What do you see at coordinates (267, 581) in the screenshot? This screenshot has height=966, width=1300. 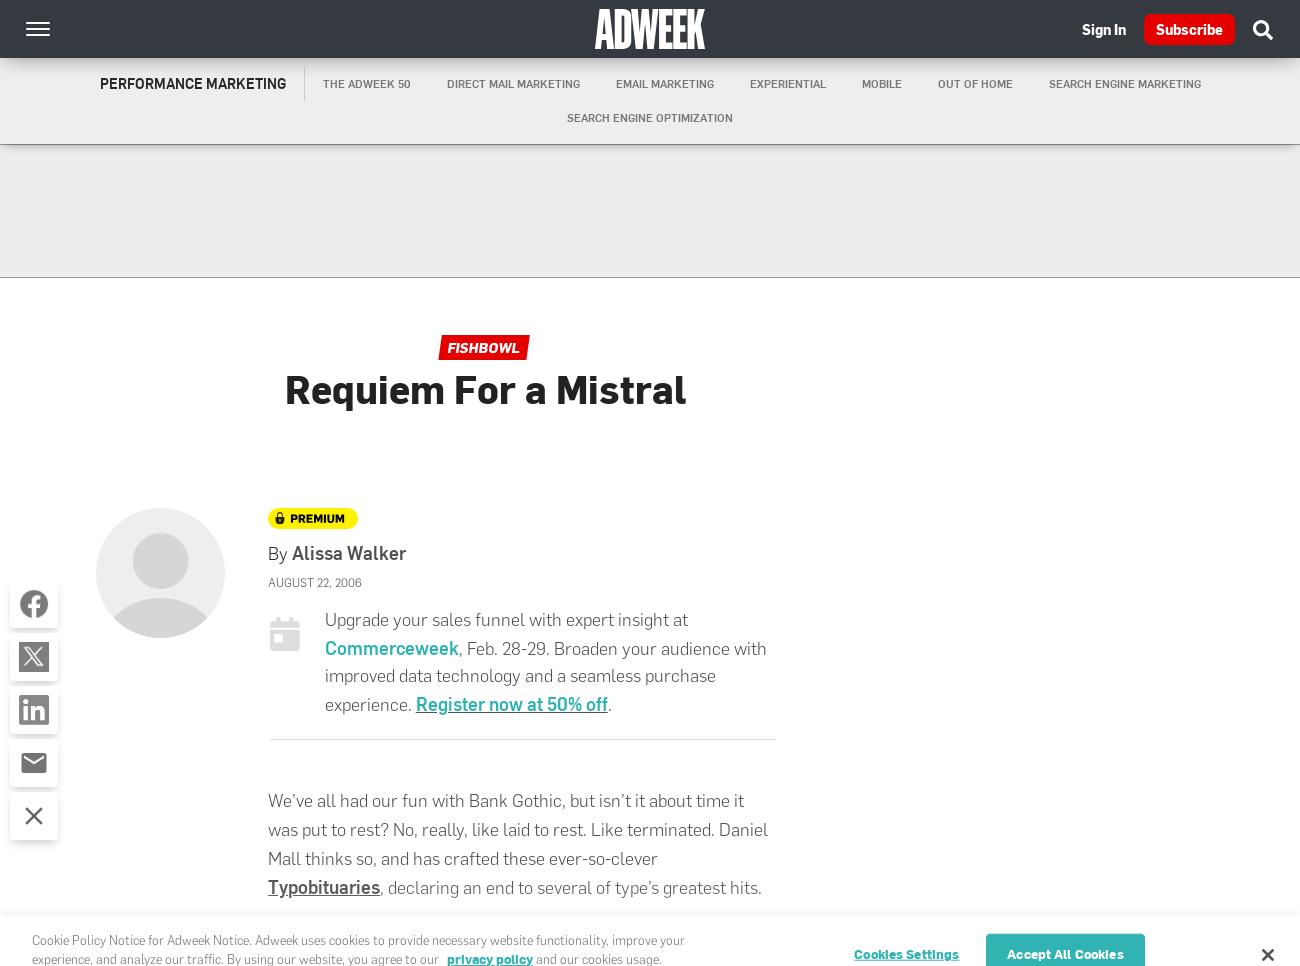 I see `'August 22, 2006'` at bounding box center [267, 581].